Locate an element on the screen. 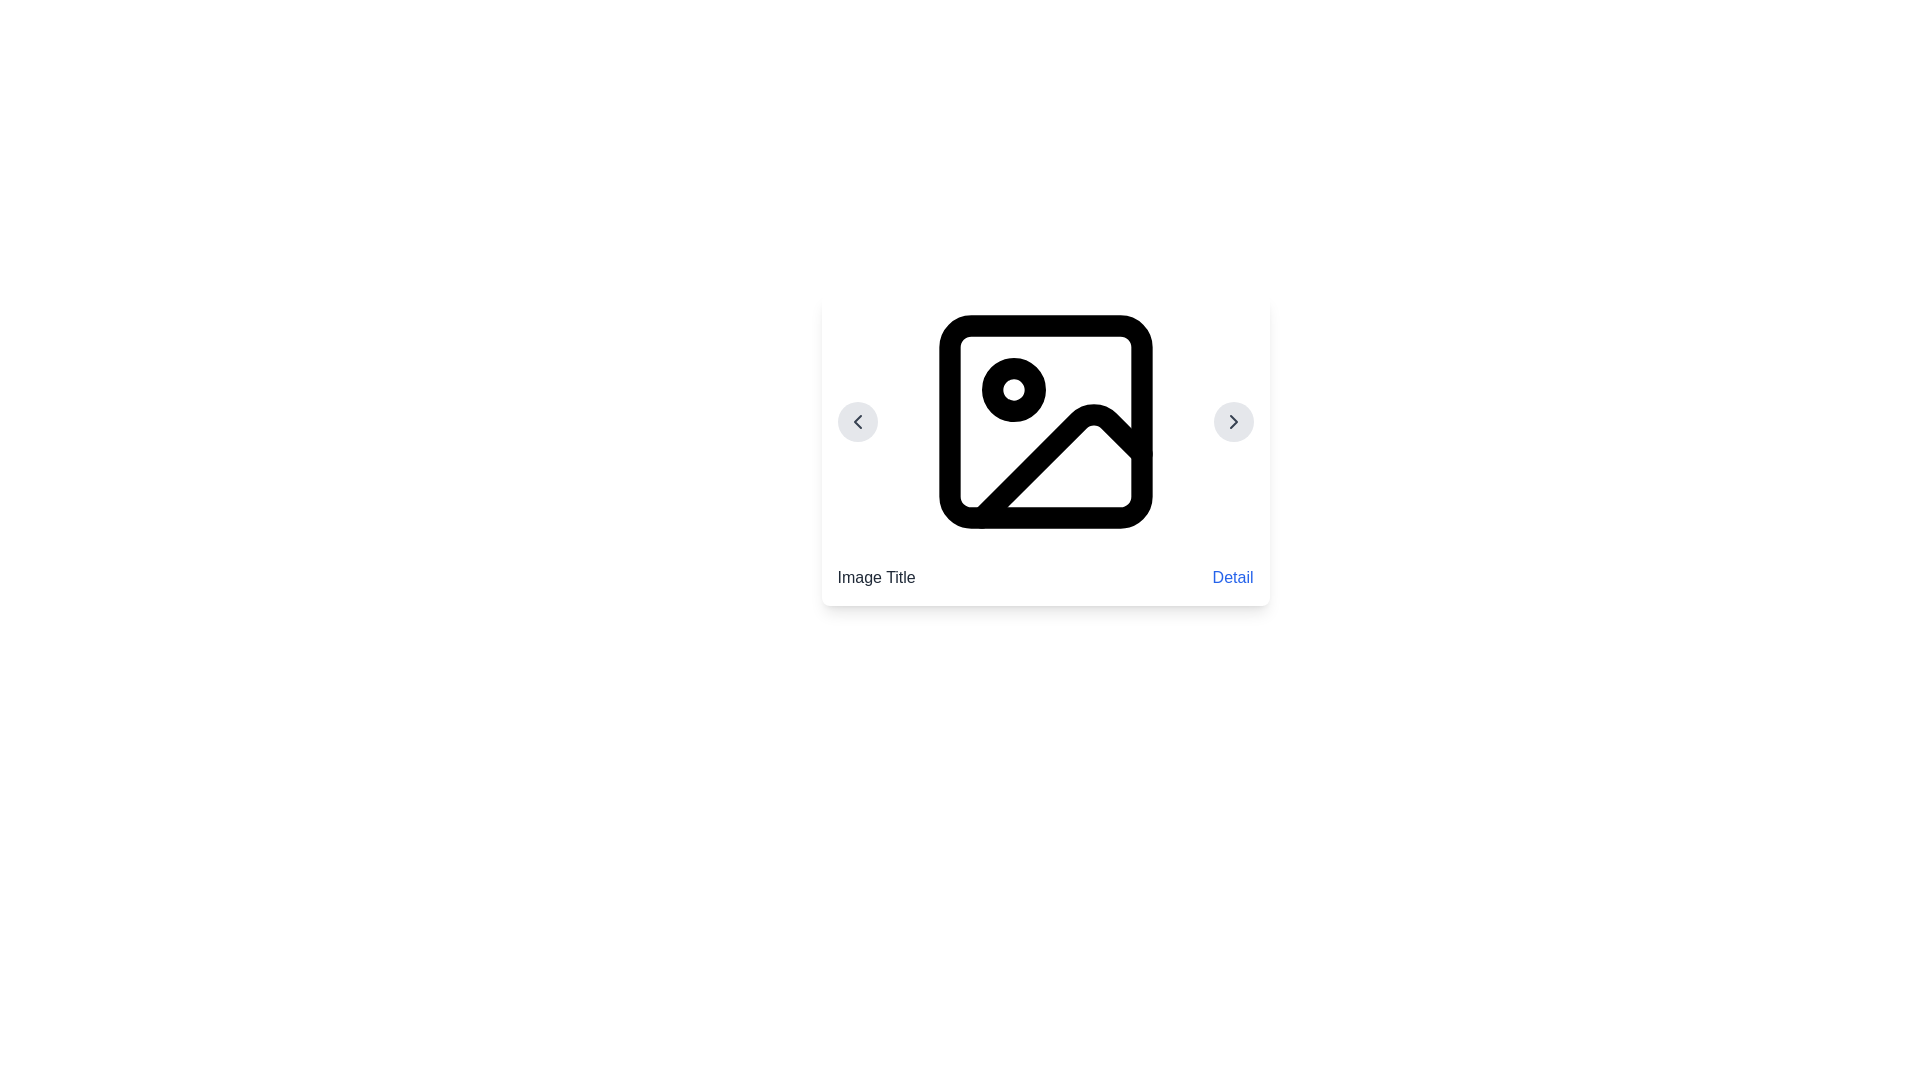 The width and height of the screenshot is (1920, 1080). the navigational button located on the right side of the card-like interface component, allowing the user to move to the next item in the sequence or carousel is located at coordinates (1232, 420).